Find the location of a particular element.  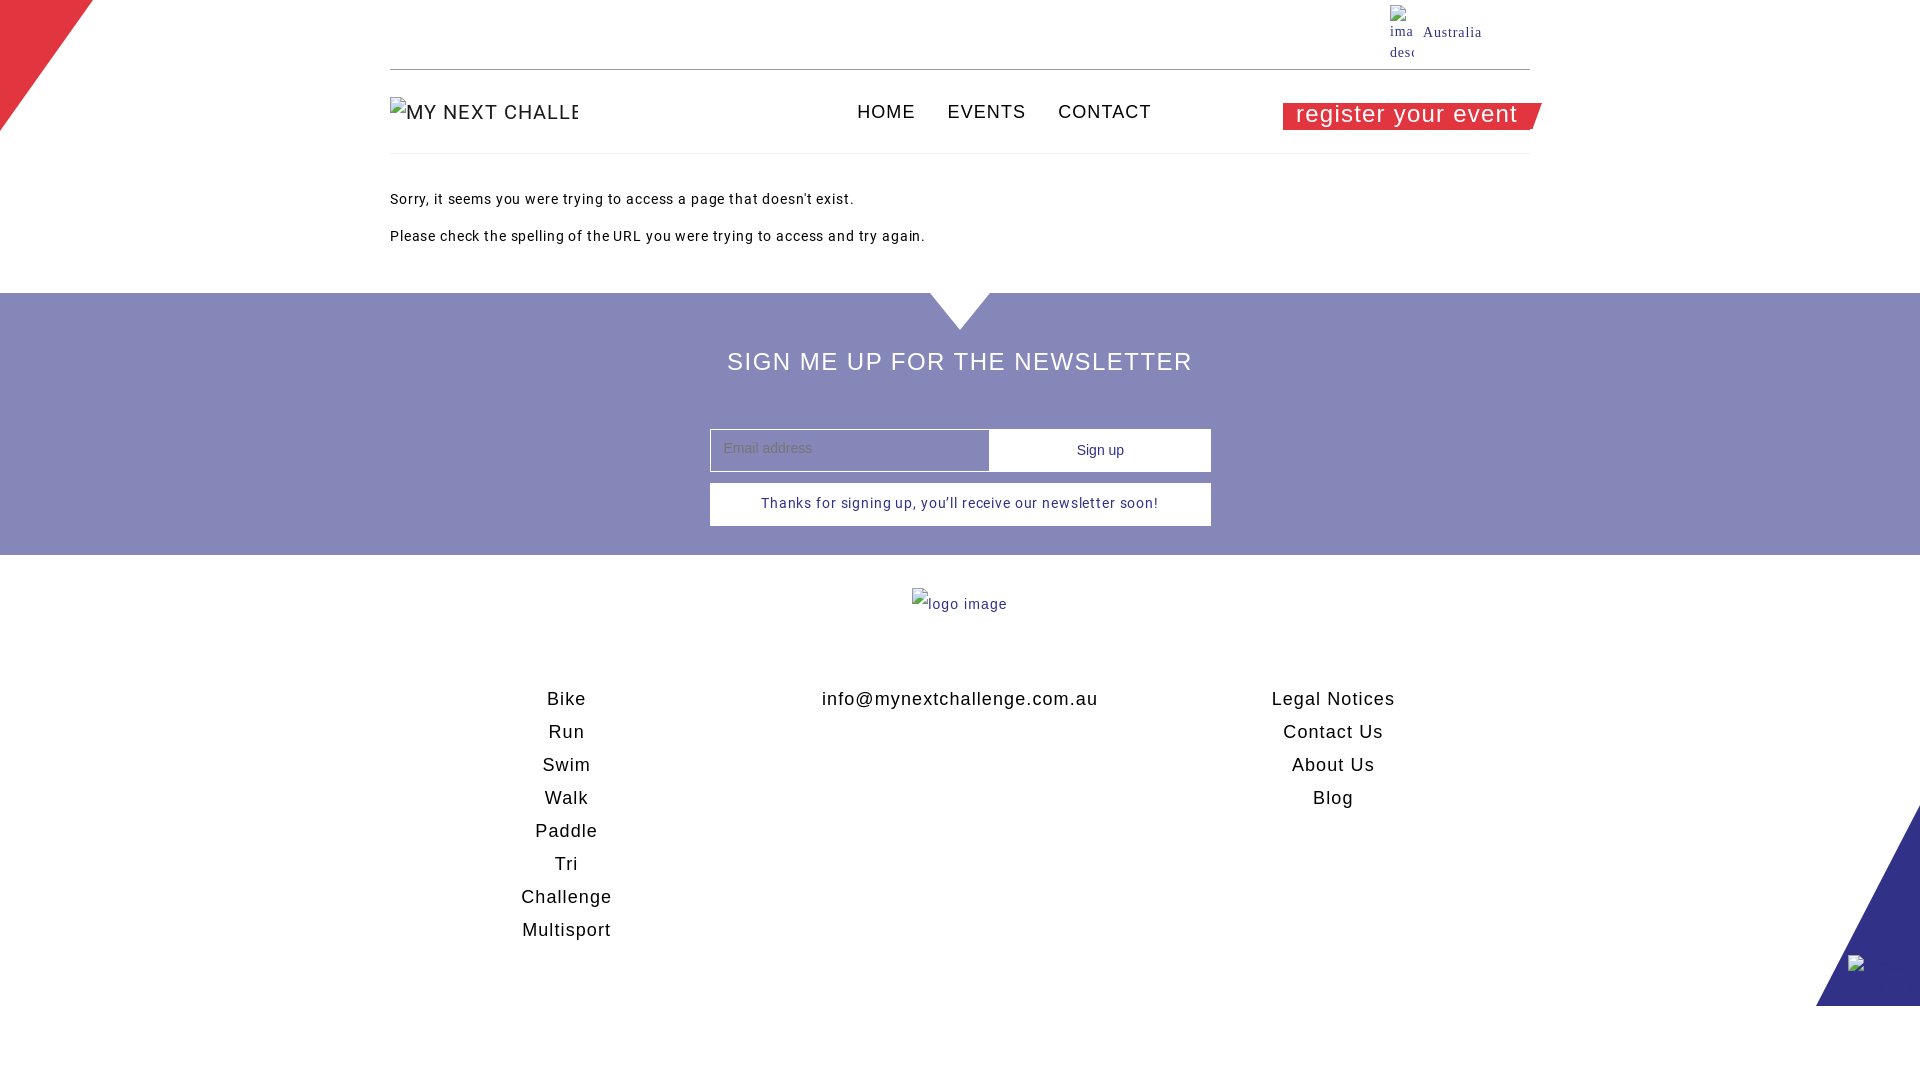

'Australia' is located at coordinates (1434, 32).